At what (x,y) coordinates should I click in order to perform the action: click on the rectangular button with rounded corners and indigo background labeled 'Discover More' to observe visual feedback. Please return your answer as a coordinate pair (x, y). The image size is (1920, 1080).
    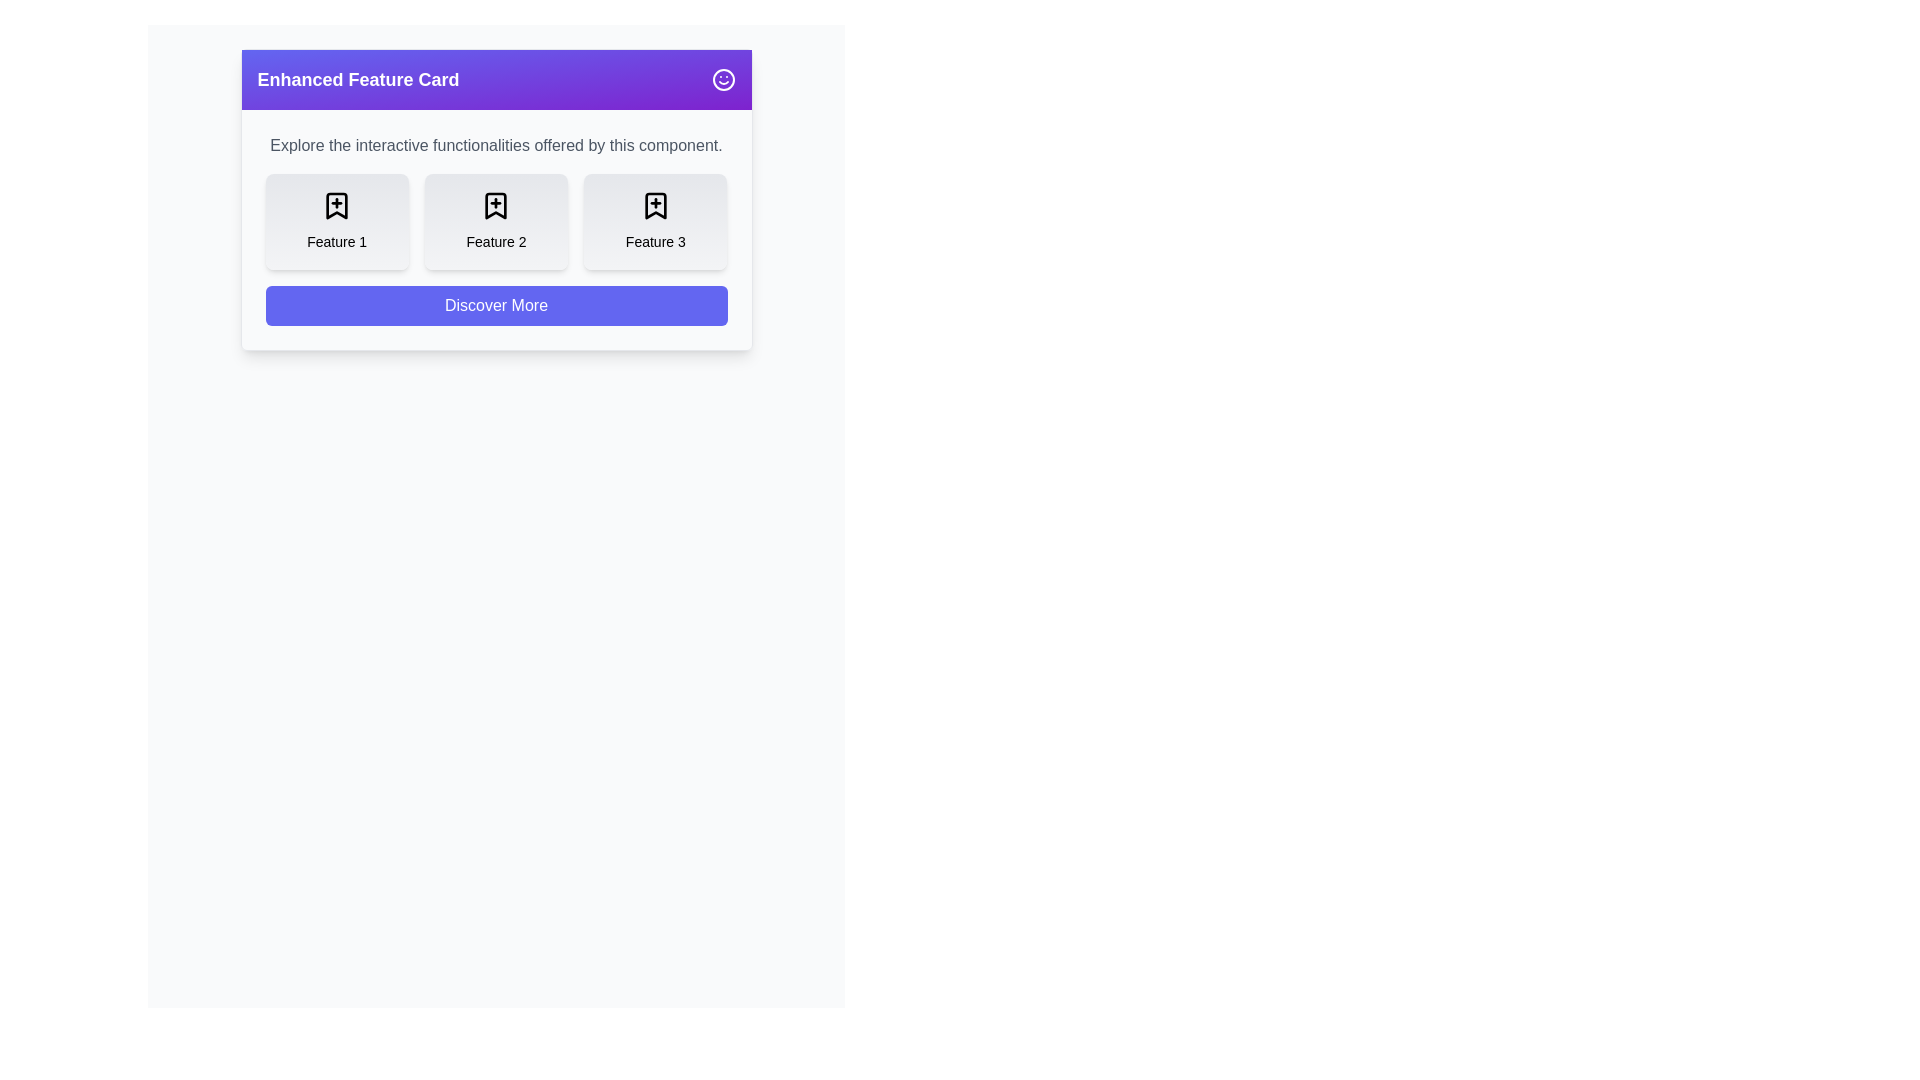
    Looking at the image, I should click on (496, 305).